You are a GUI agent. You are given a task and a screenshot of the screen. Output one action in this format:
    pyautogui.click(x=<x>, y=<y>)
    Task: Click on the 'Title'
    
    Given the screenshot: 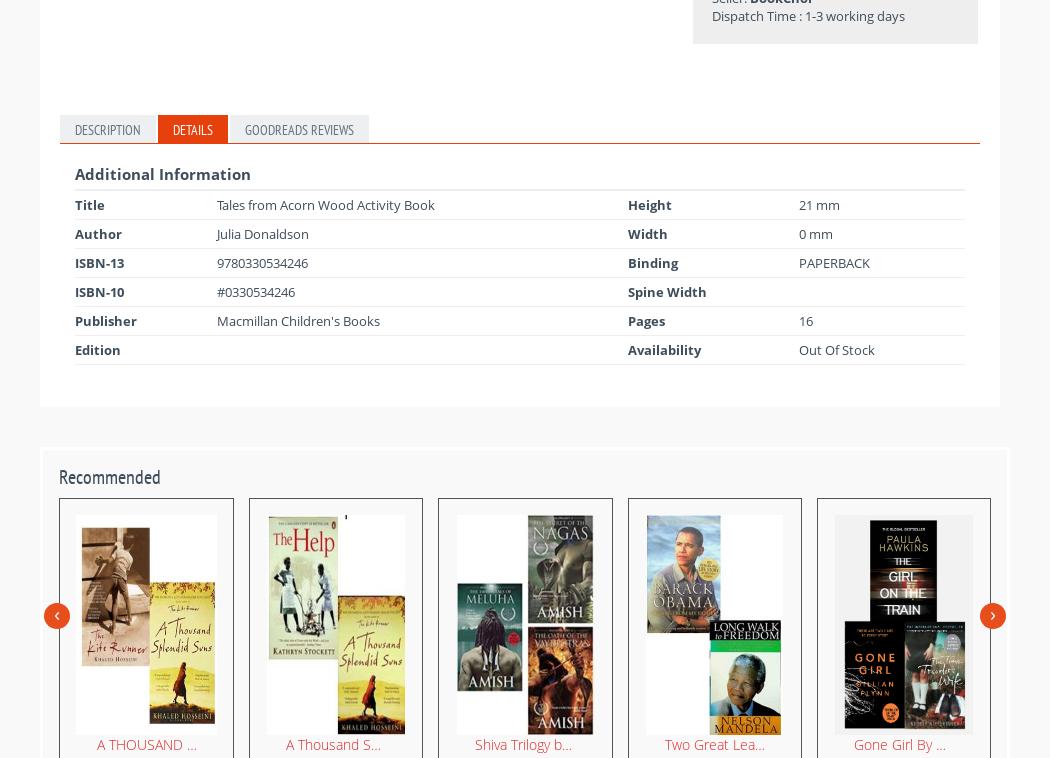 What is the action you would take?
    pyautogui.click(x=89, y=203)
    